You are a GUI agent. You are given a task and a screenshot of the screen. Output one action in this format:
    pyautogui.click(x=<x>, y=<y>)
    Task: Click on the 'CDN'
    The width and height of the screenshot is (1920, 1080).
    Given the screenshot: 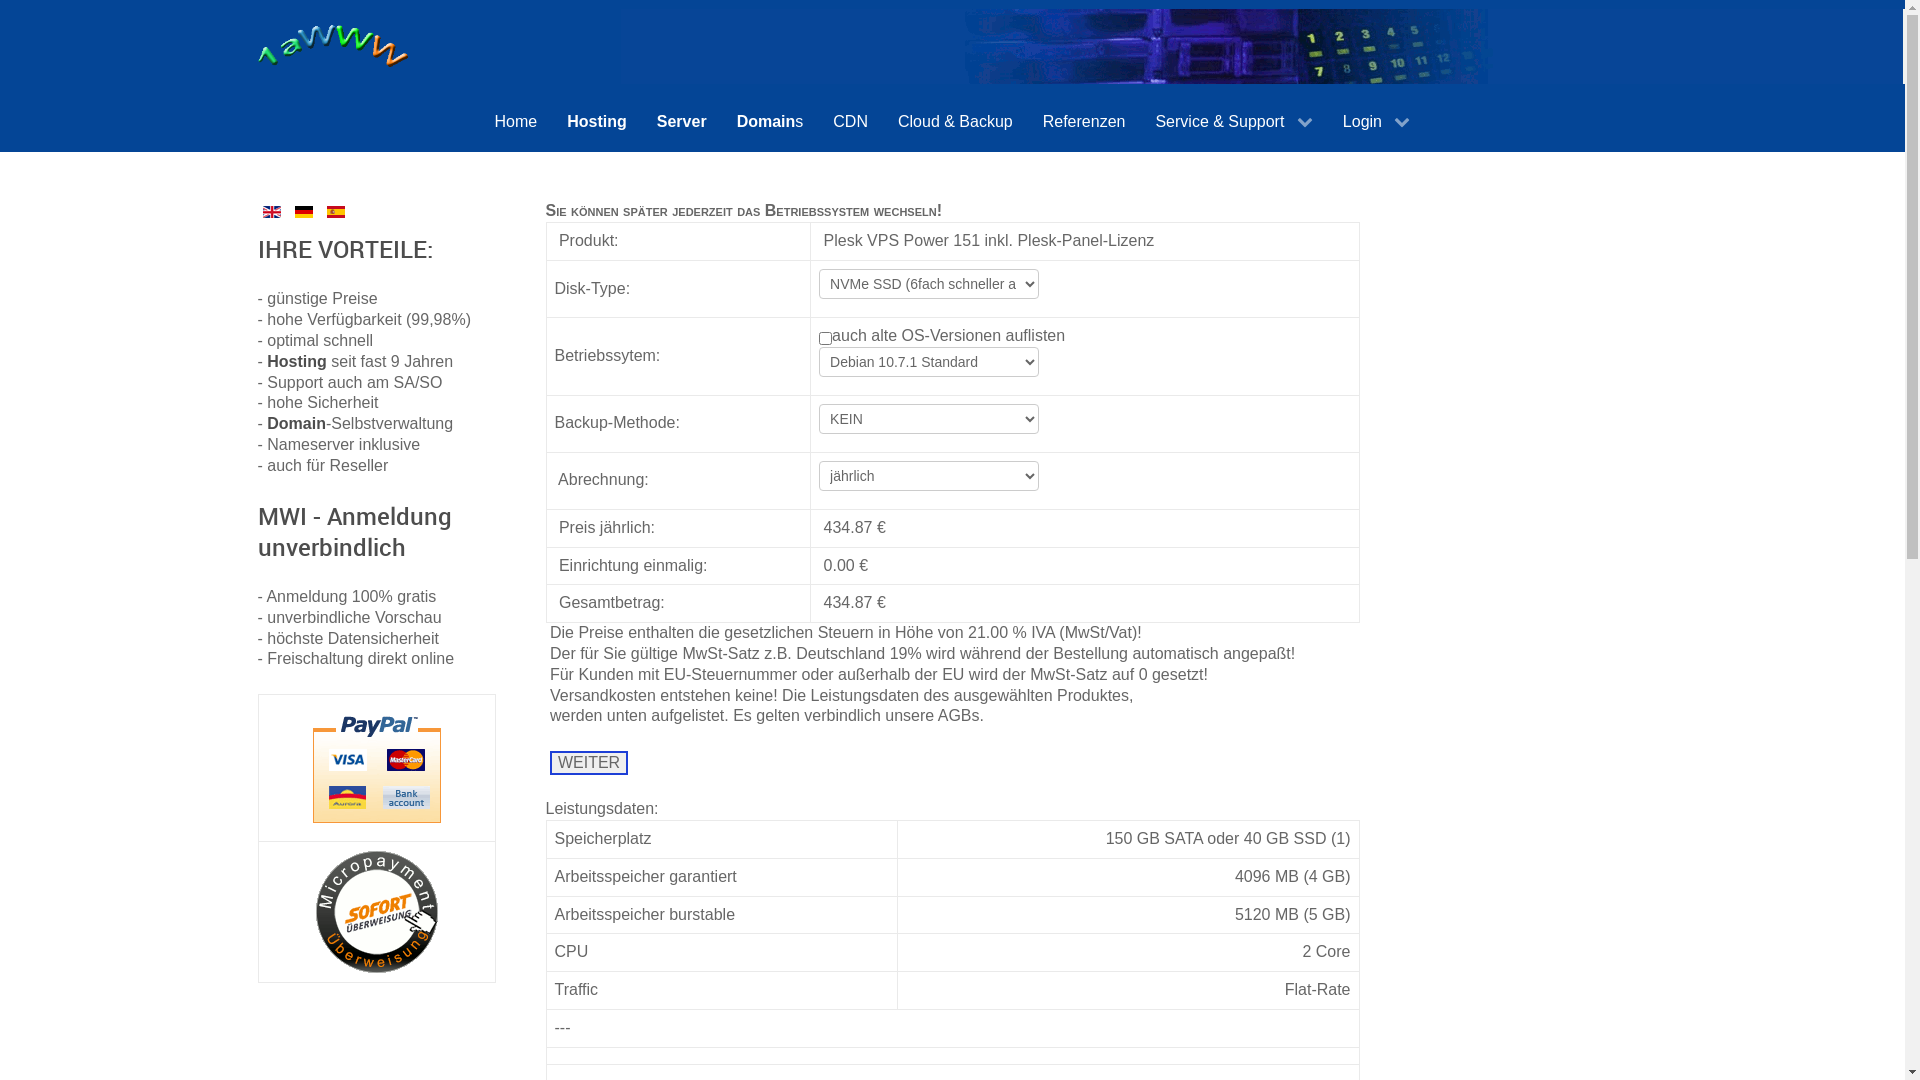 What is the action you would take?
    pyautogui.click(x=850, y=121)
    